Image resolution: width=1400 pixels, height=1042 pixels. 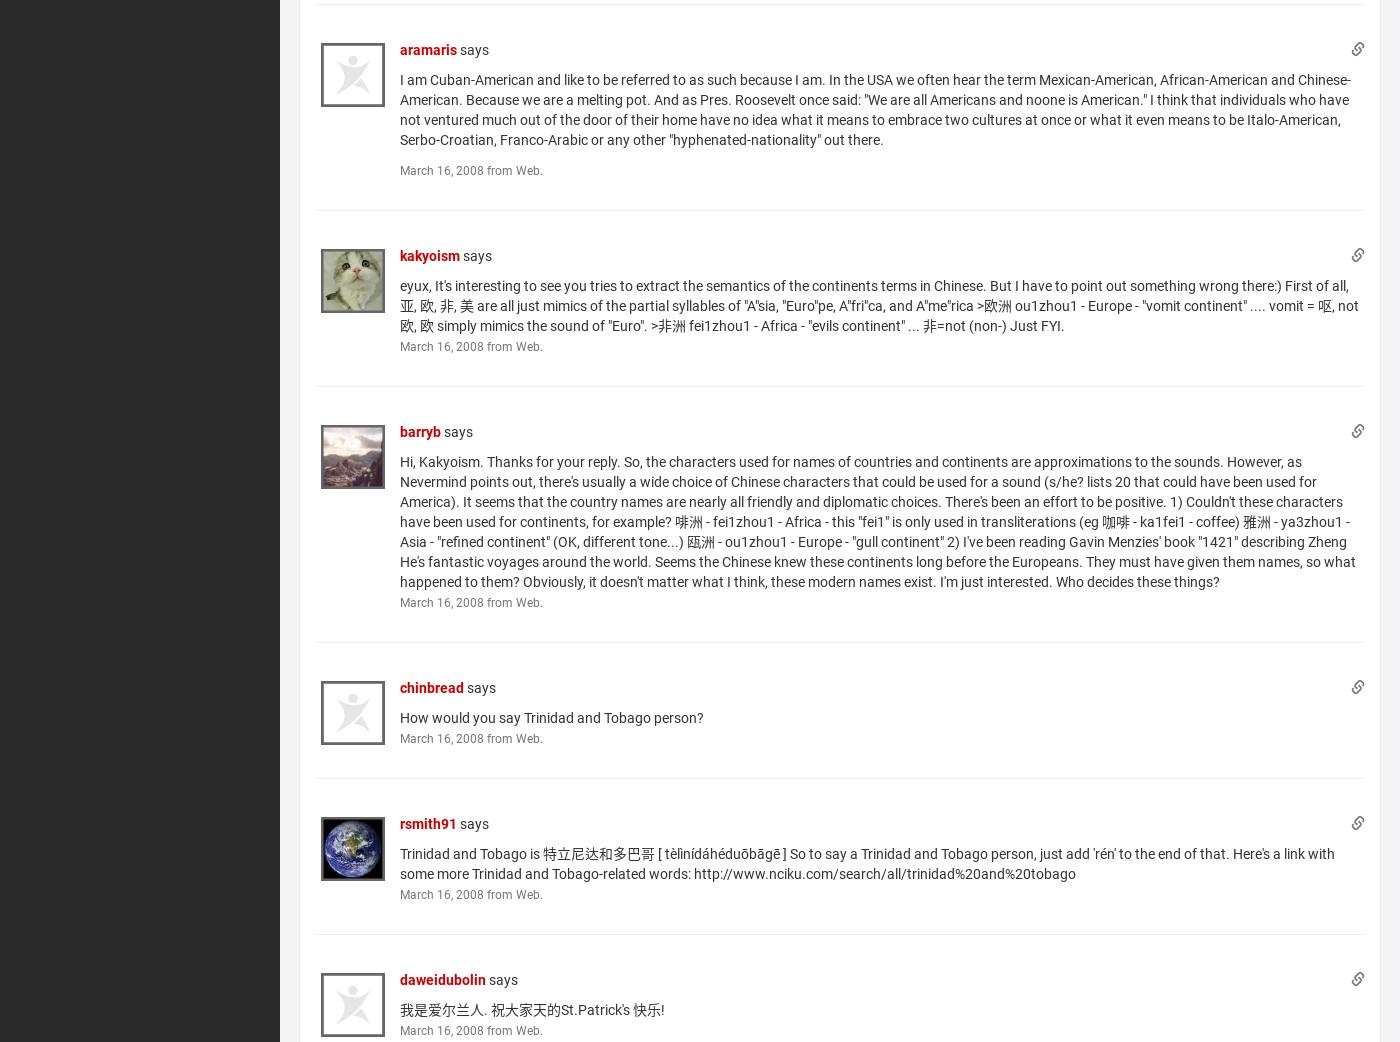 I want to click on 'Hi, Kakyoism.

Thanks for your reply. So, the characters used for names of countries and continents are approximations to the sounds. However, as Nevermind points out, there's usually a wide choice of Chinese characters that could be used for a sound (s/he? lists 20 that could have been used for America).

It seems that the country names are nearly all friendly and diplomatic choices. There's been an effort to be positive.

1) Couldn't these characters have been used for continents, for example?

啡洲 - fei1zhou1 - Africa - this "fei1" is only used in transliterations (eg 咖啡 - ka1fei1 - coffee)
雅洲 - ya3zhou1  - Asia - "refined continent" (OK, different tone...)
瓯洲 - ou1zhou1  - Europe - "gull continent"

2) I've been reading Gavin Menzies' book "1421" describing Zheng He's fantastic voyages around the world. Seems the Chinese knew these continents long before the Europeans. They must have given them names, so what happened to them?

Obviously, it doesn't matter what I think, these modern names exist. I'm just interested. Who decides these things?', so click(x=877, y=521).